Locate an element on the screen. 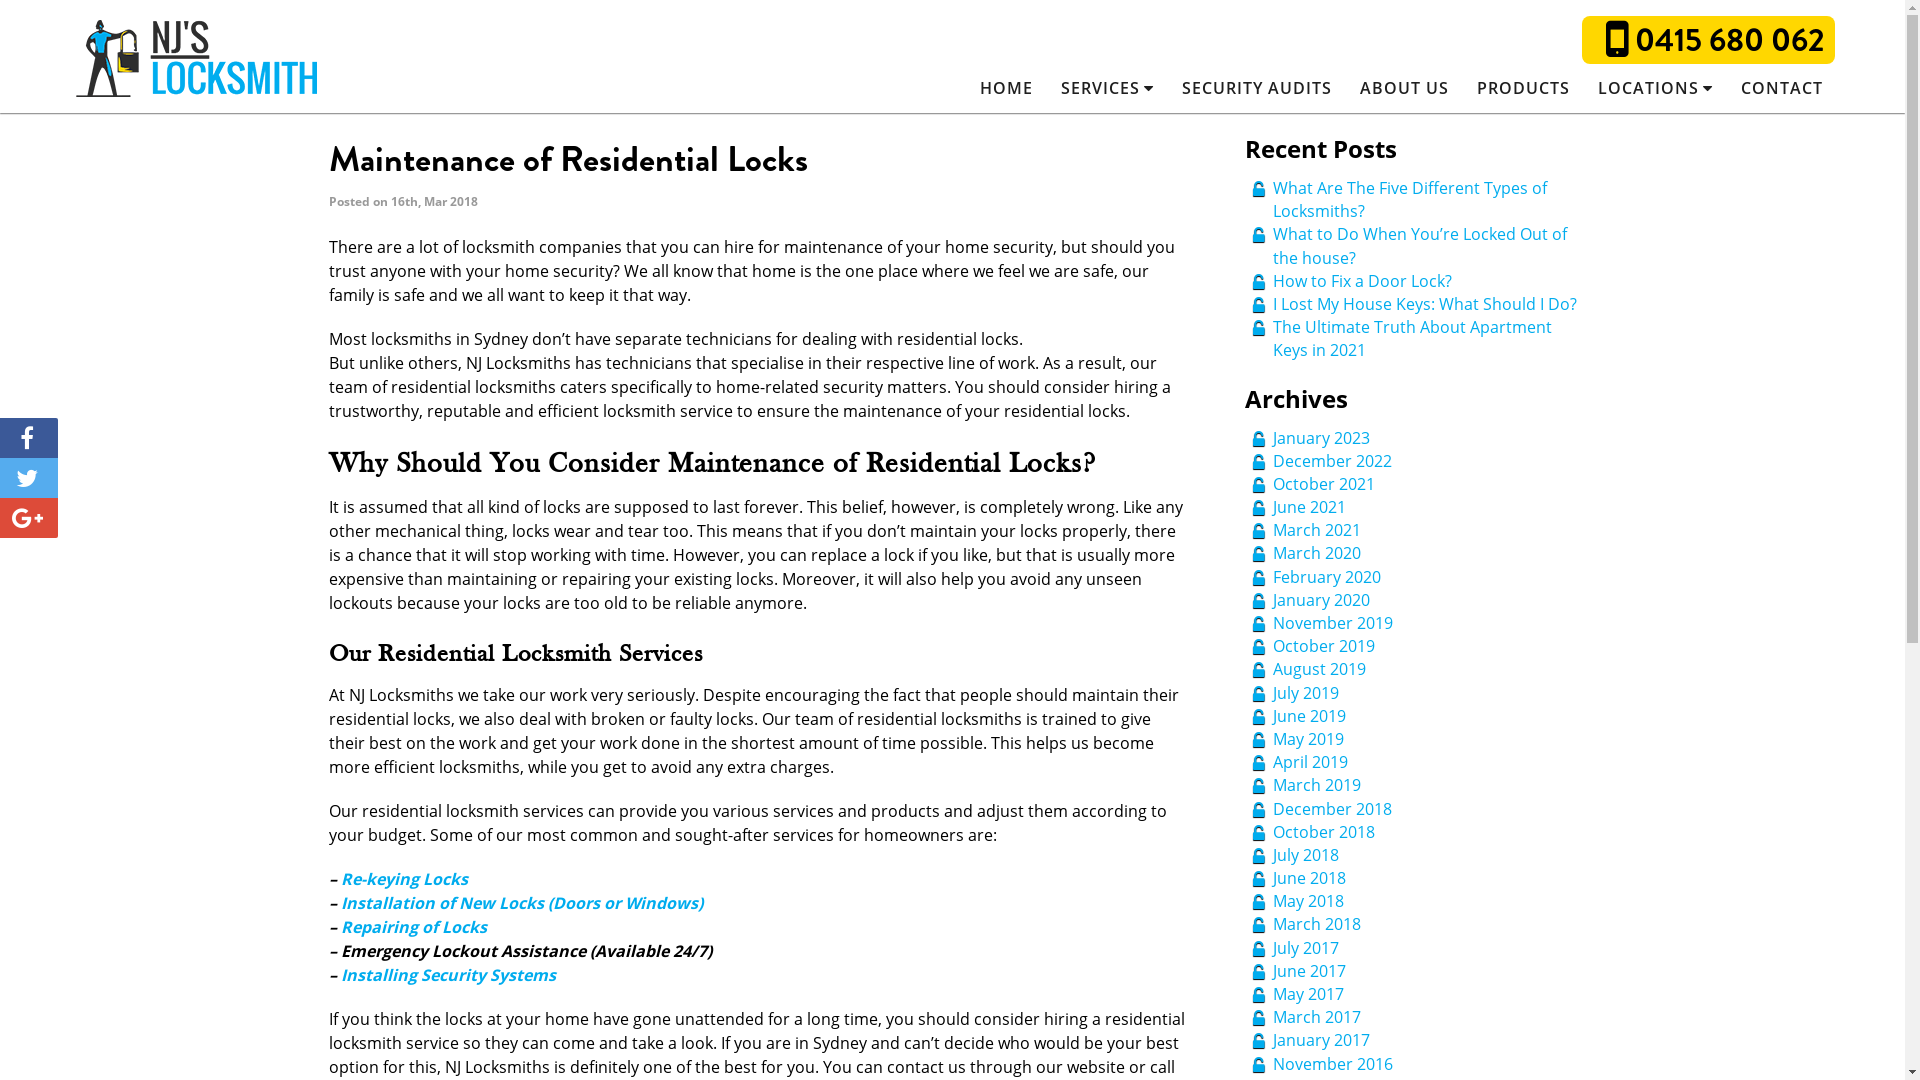  'November 2016' is located at coordinates (1331, 1063).